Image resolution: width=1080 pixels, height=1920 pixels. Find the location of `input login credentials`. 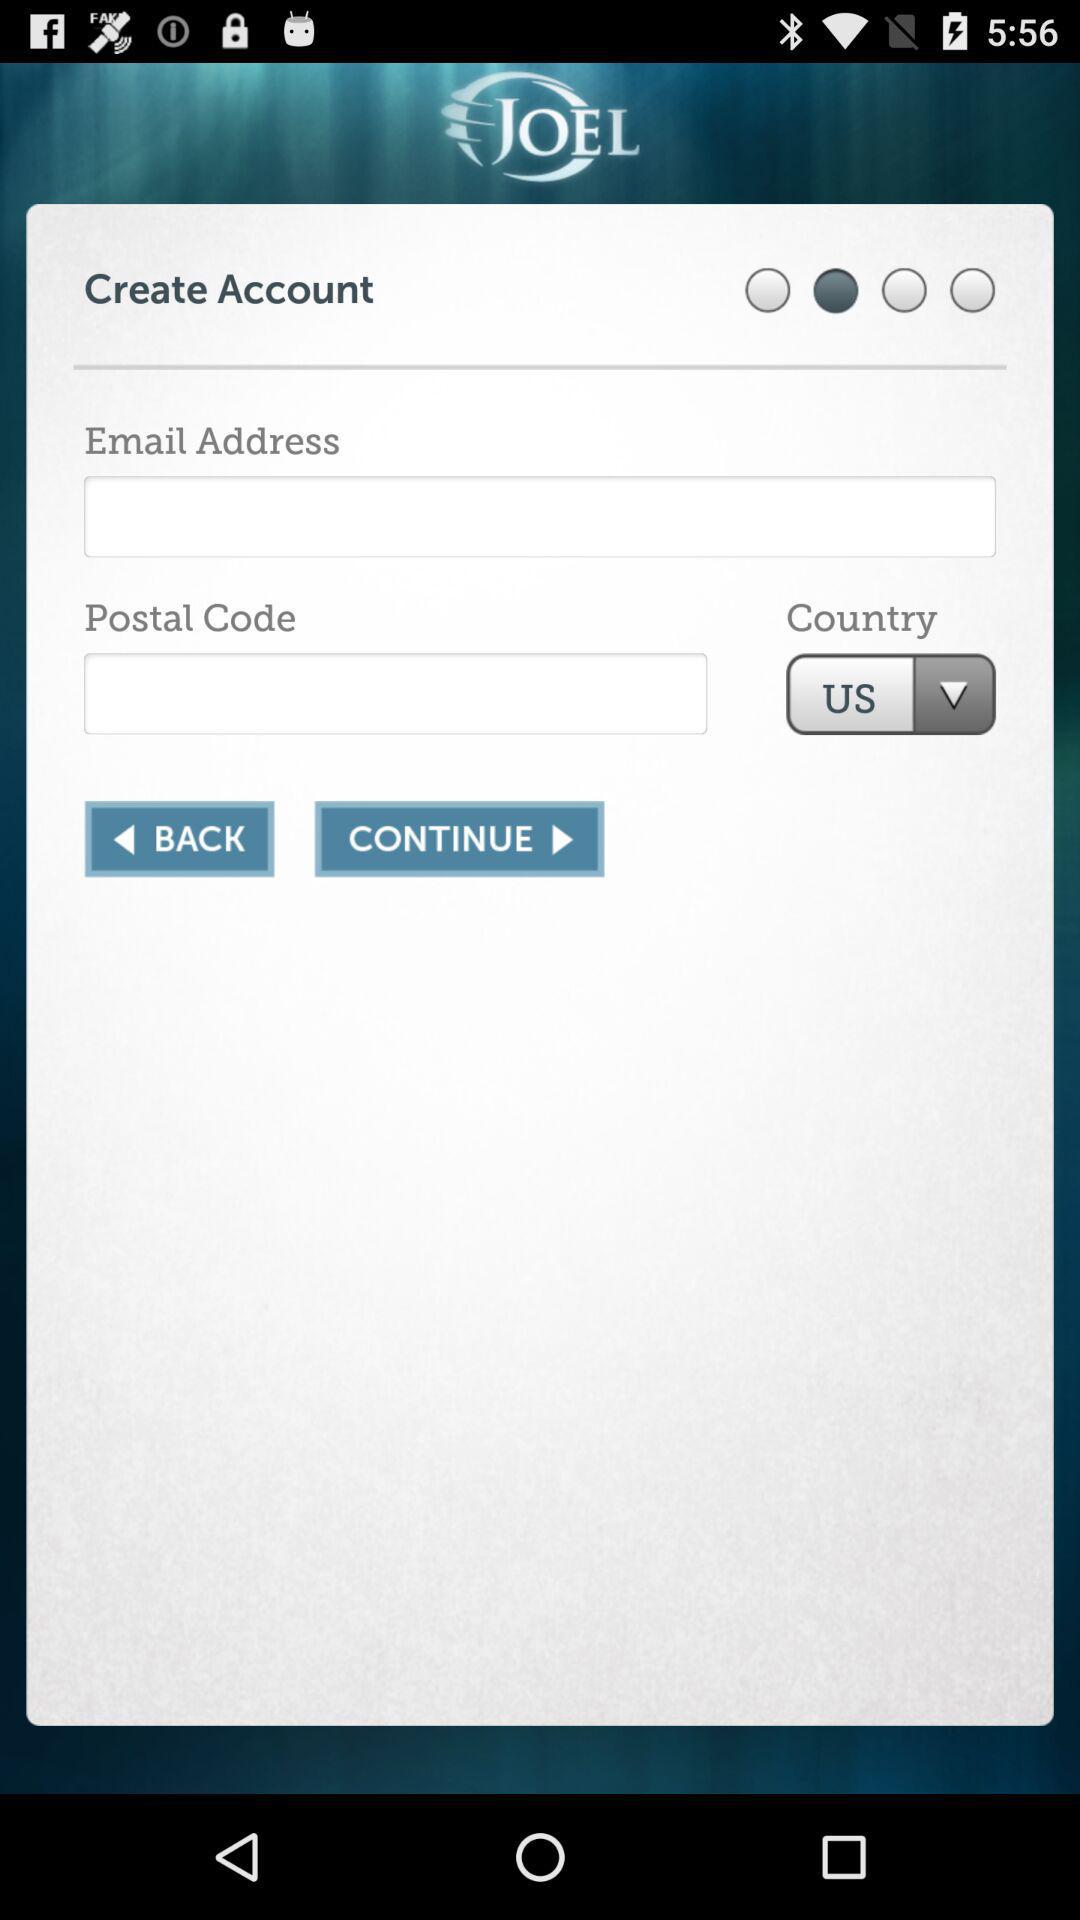

input login credentials is located at coordinates (540, 516).